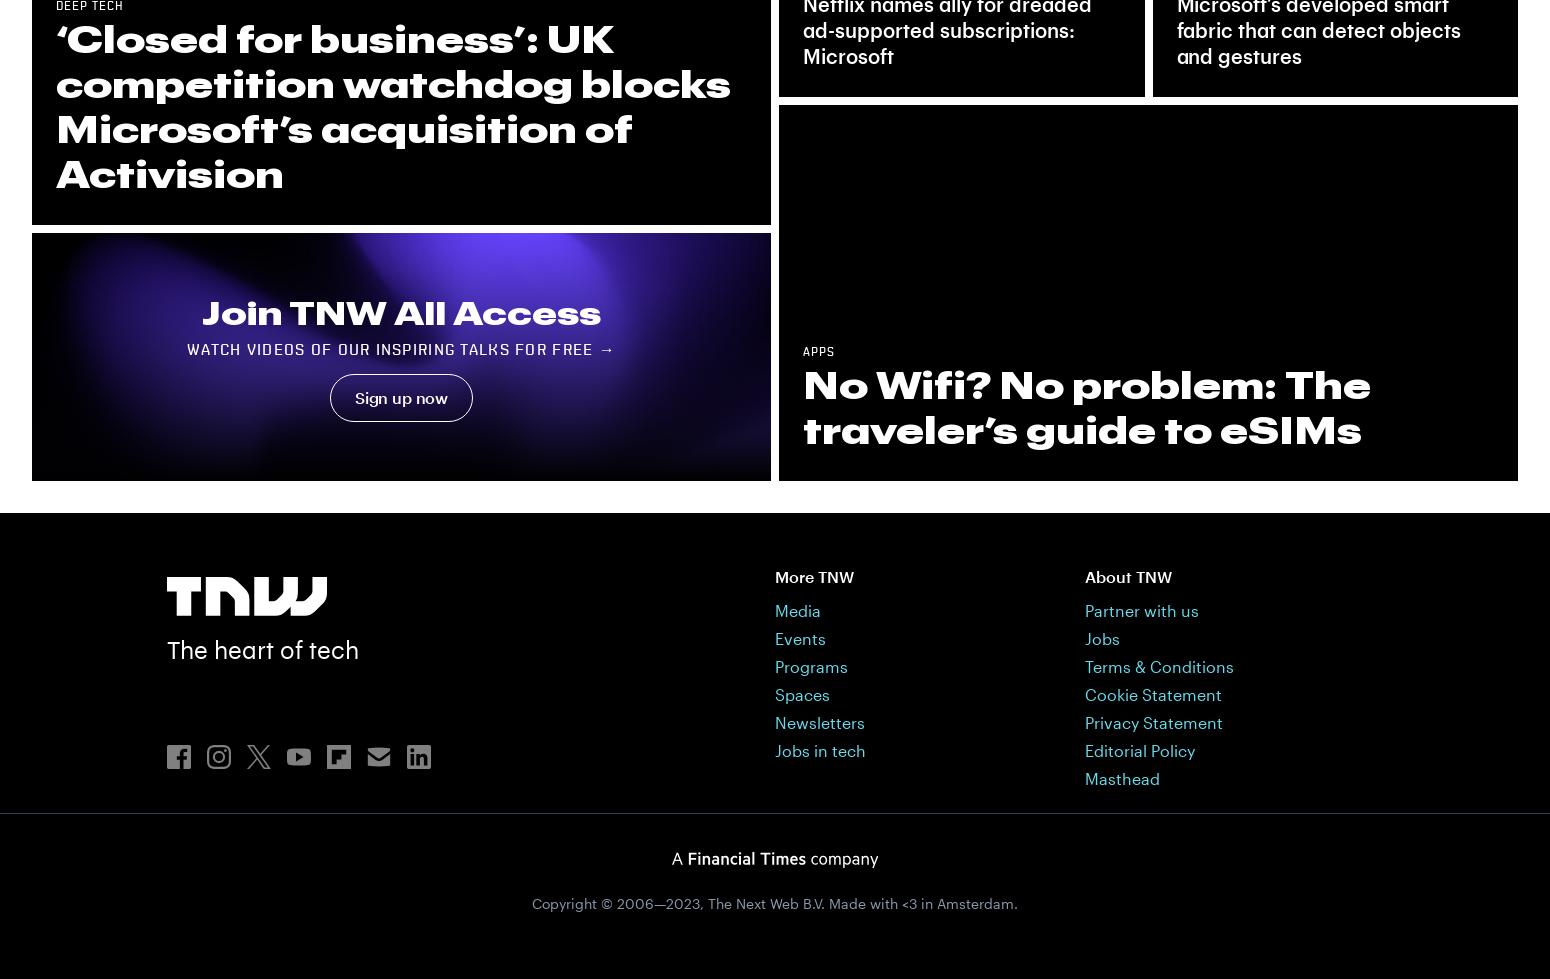  I want to click on '‘Closed for business’: UK competition watchdog blocks Microsoft’s acquisition of Activision', so click(393, 106).